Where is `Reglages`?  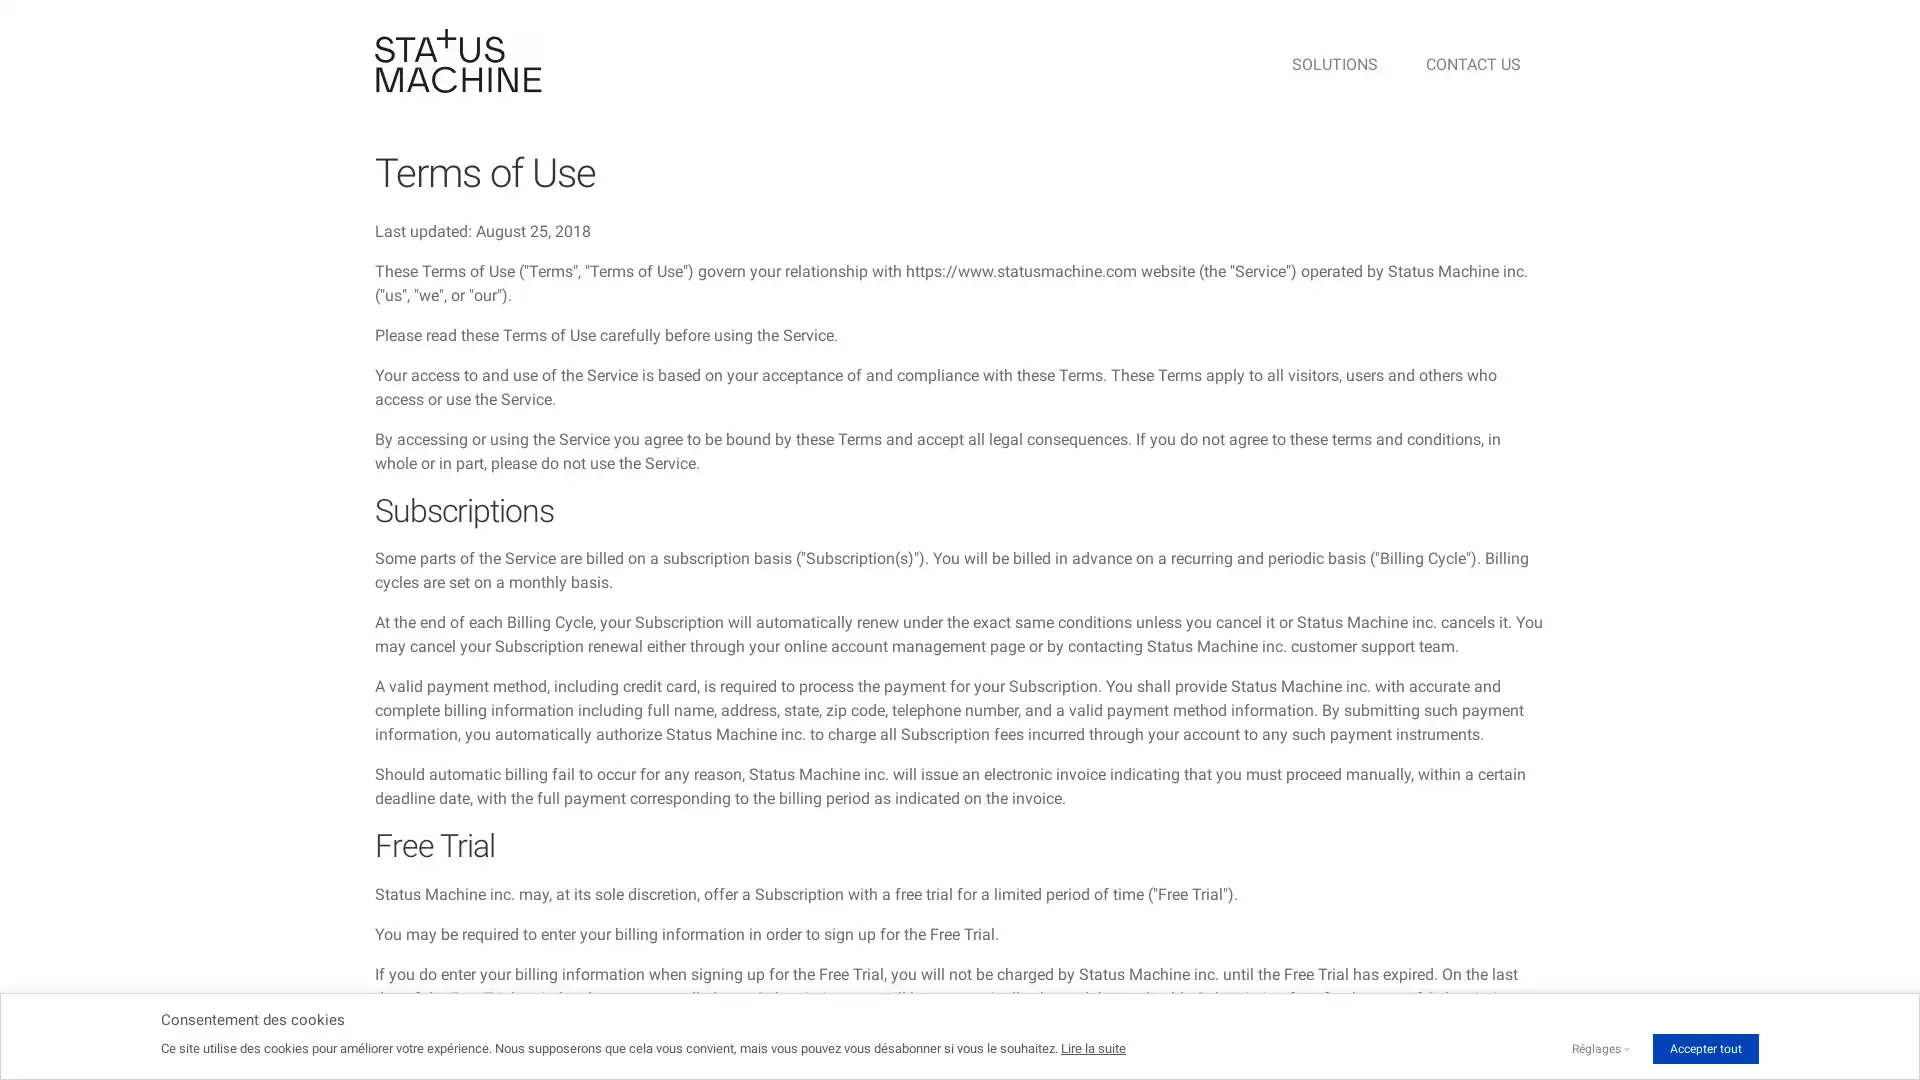
Reglages is located at coordinates (1595, 1048).